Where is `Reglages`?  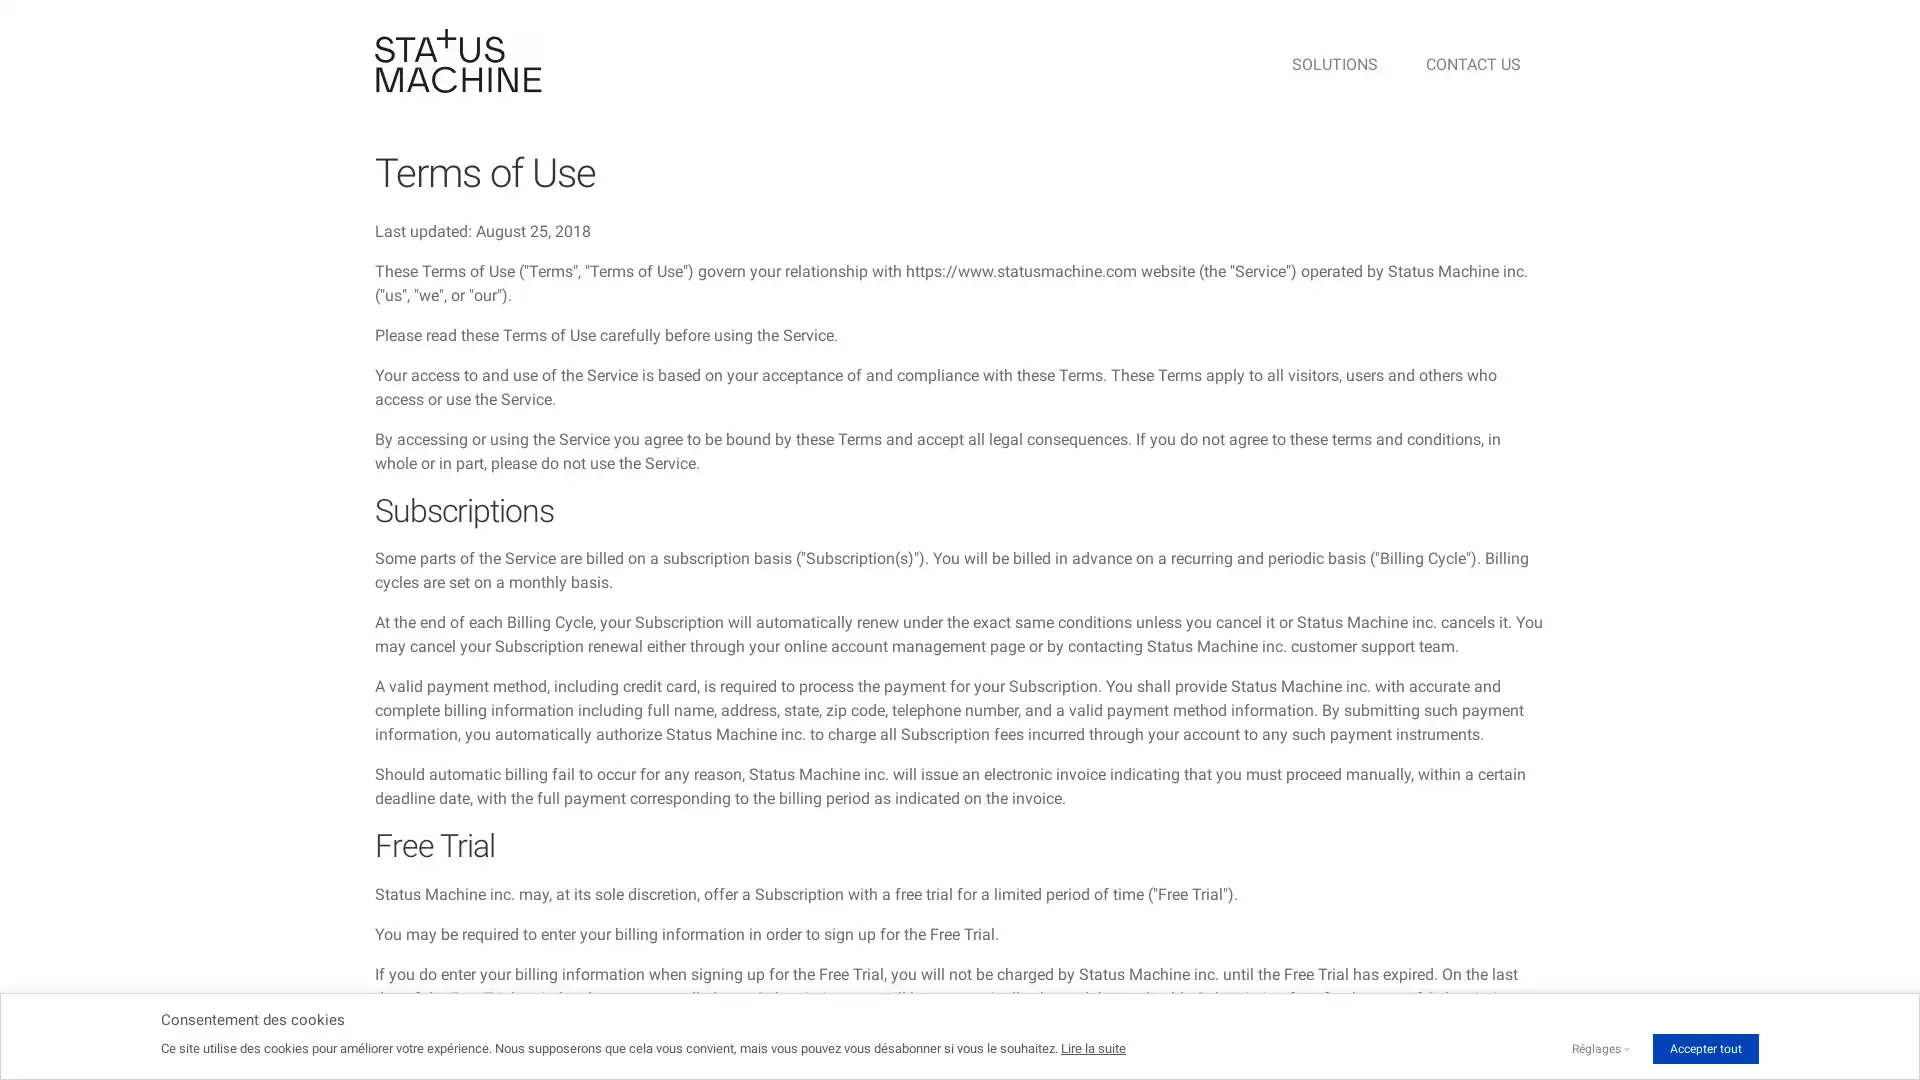
Reglages is located at coordinates (1595, 1048).